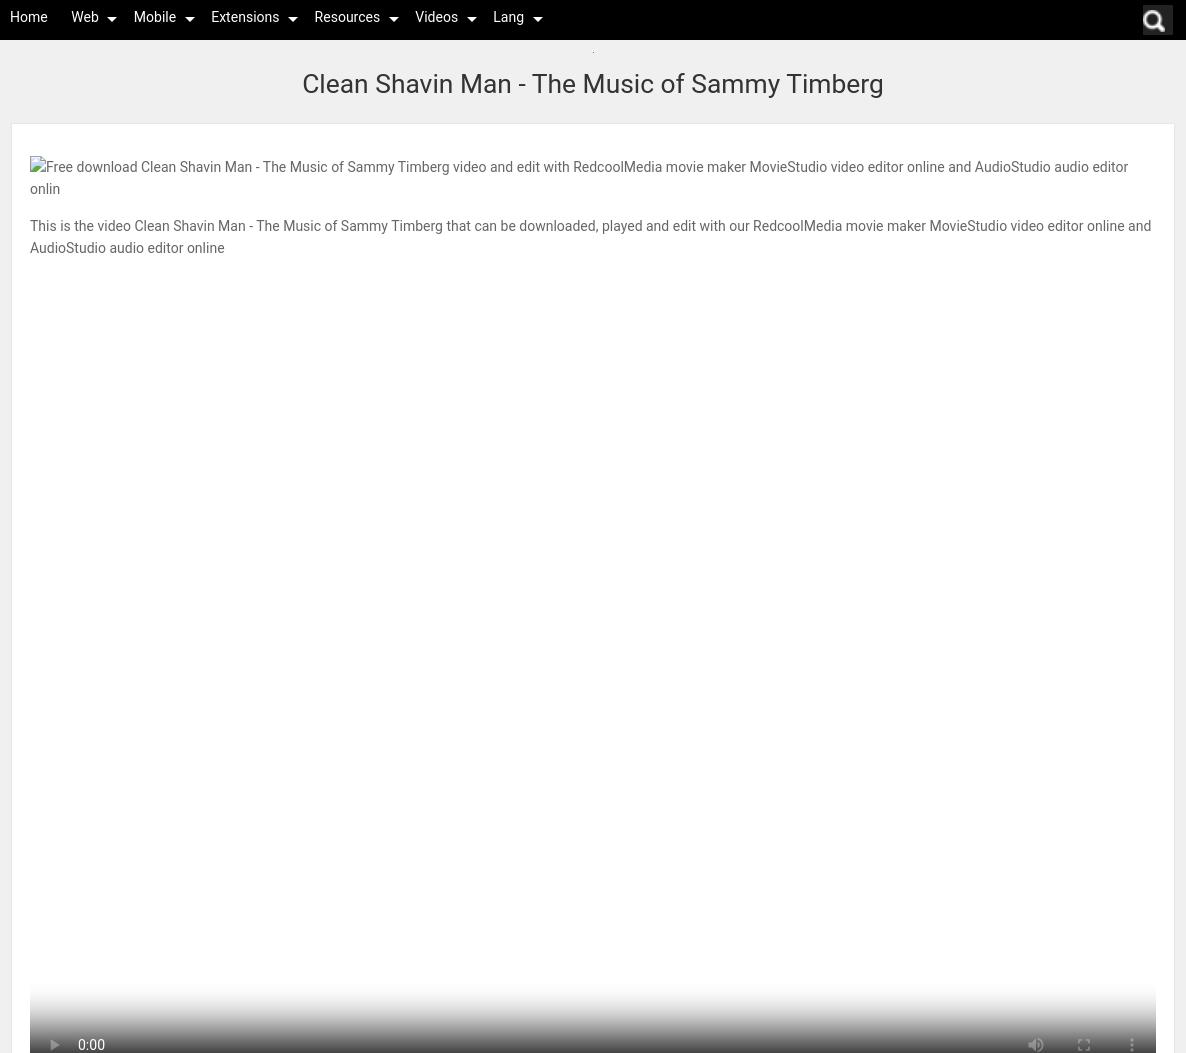  What do you see at coordinates (507, 16) in the screenshot?
I see `'Lang'` at bounding box center [507, 16].